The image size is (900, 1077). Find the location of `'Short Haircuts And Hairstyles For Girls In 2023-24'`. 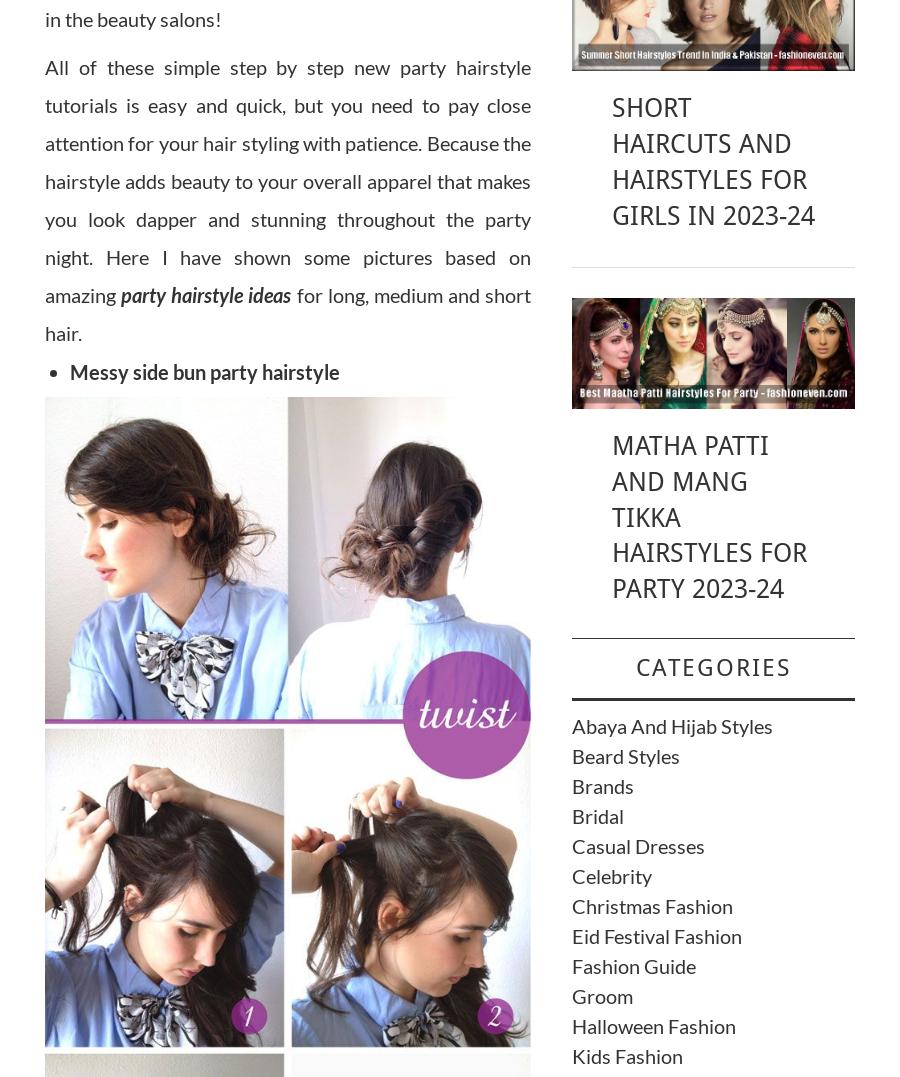

'Short Haircuts And Hairstyles For Girls In 2023-24' is located at coordinates (711, 161).